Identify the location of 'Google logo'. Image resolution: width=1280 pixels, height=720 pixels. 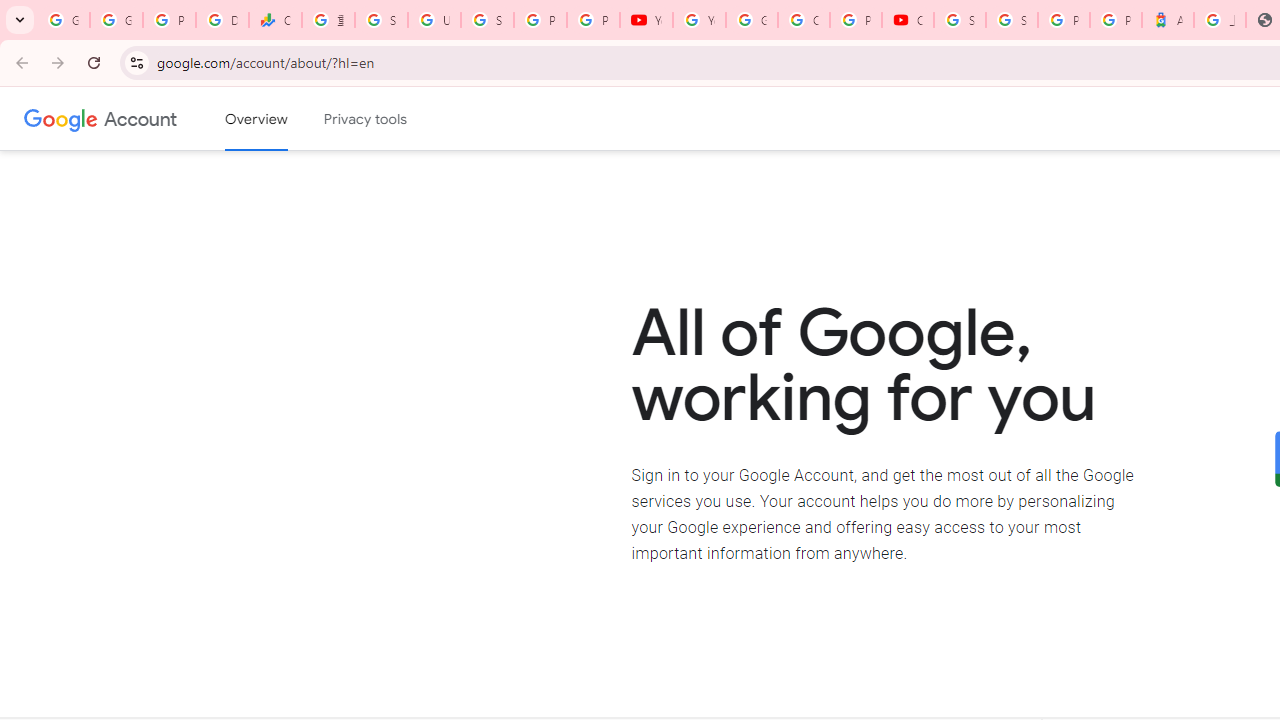
(61, 118).